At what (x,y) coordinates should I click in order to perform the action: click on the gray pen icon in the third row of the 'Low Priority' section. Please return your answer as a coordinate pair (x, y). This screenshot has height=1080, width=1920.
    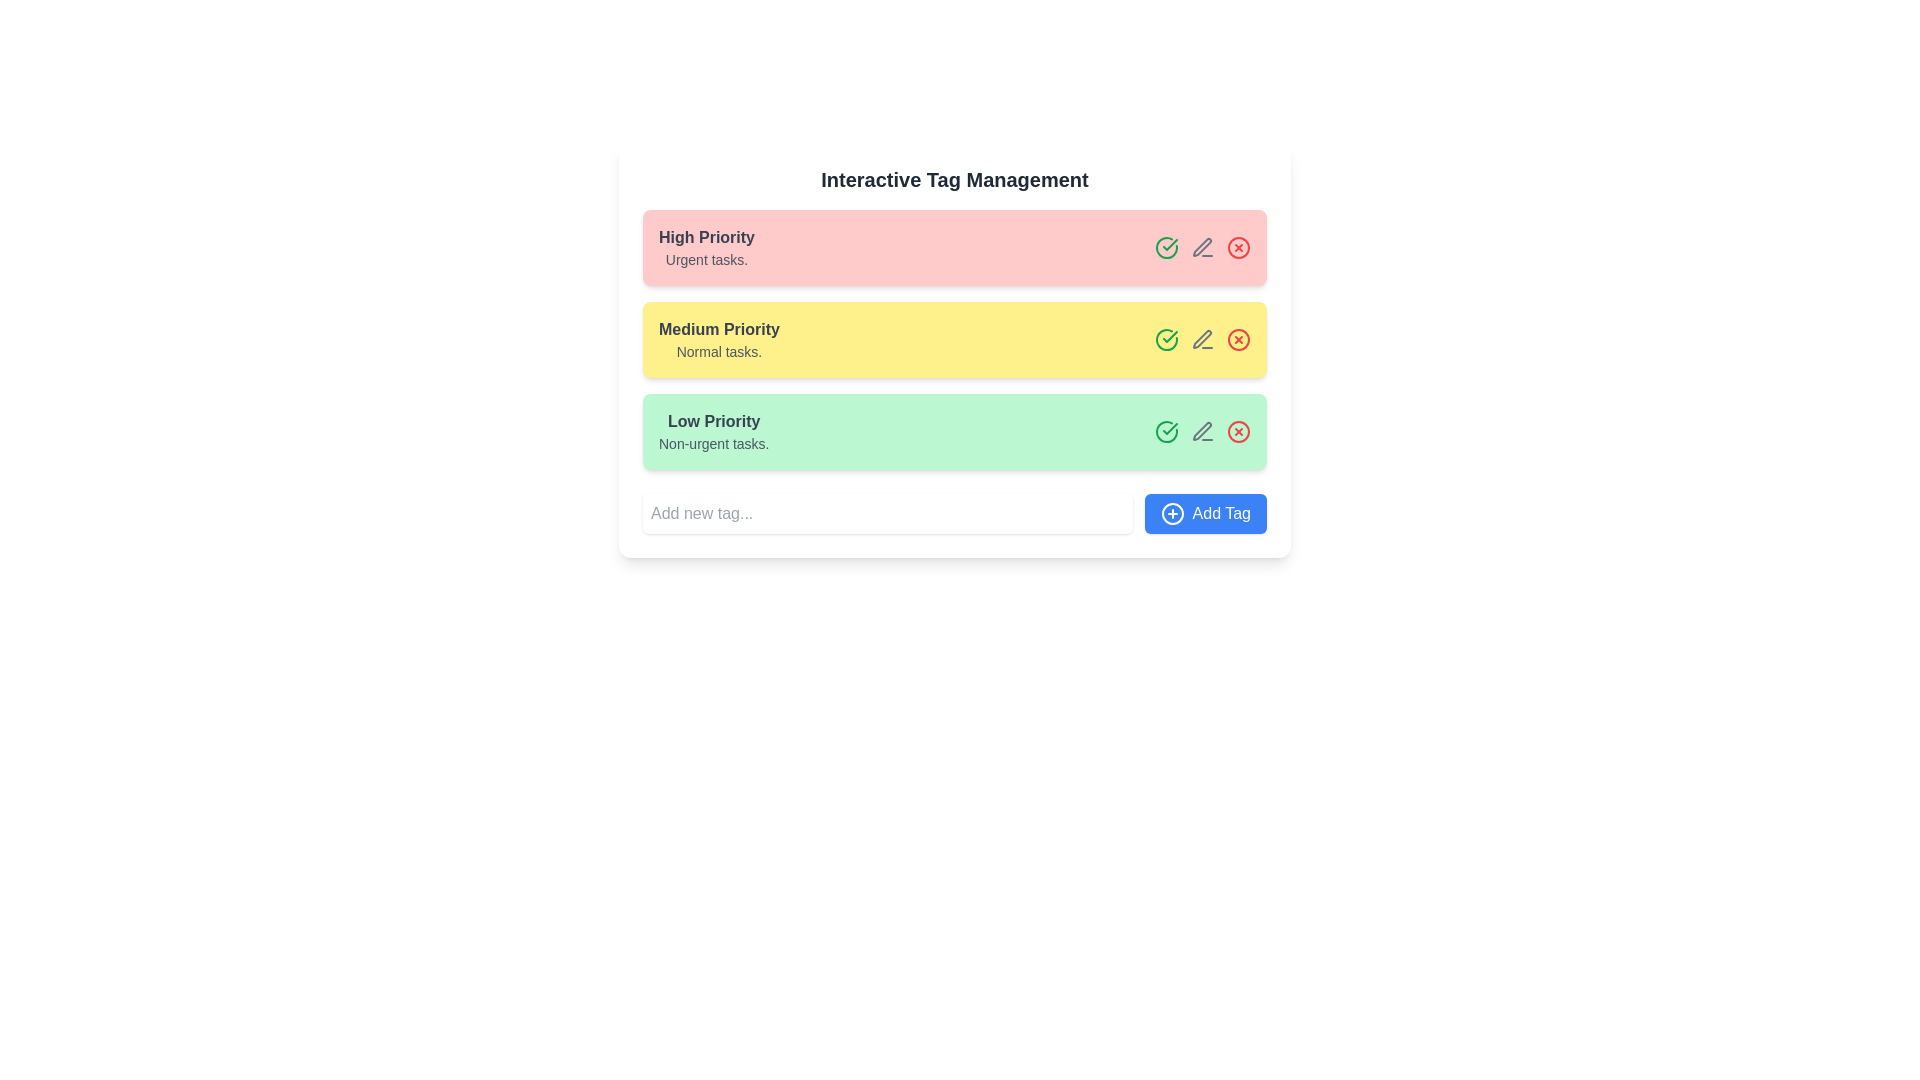
    Looking at the image, I should click on (1202, 431).